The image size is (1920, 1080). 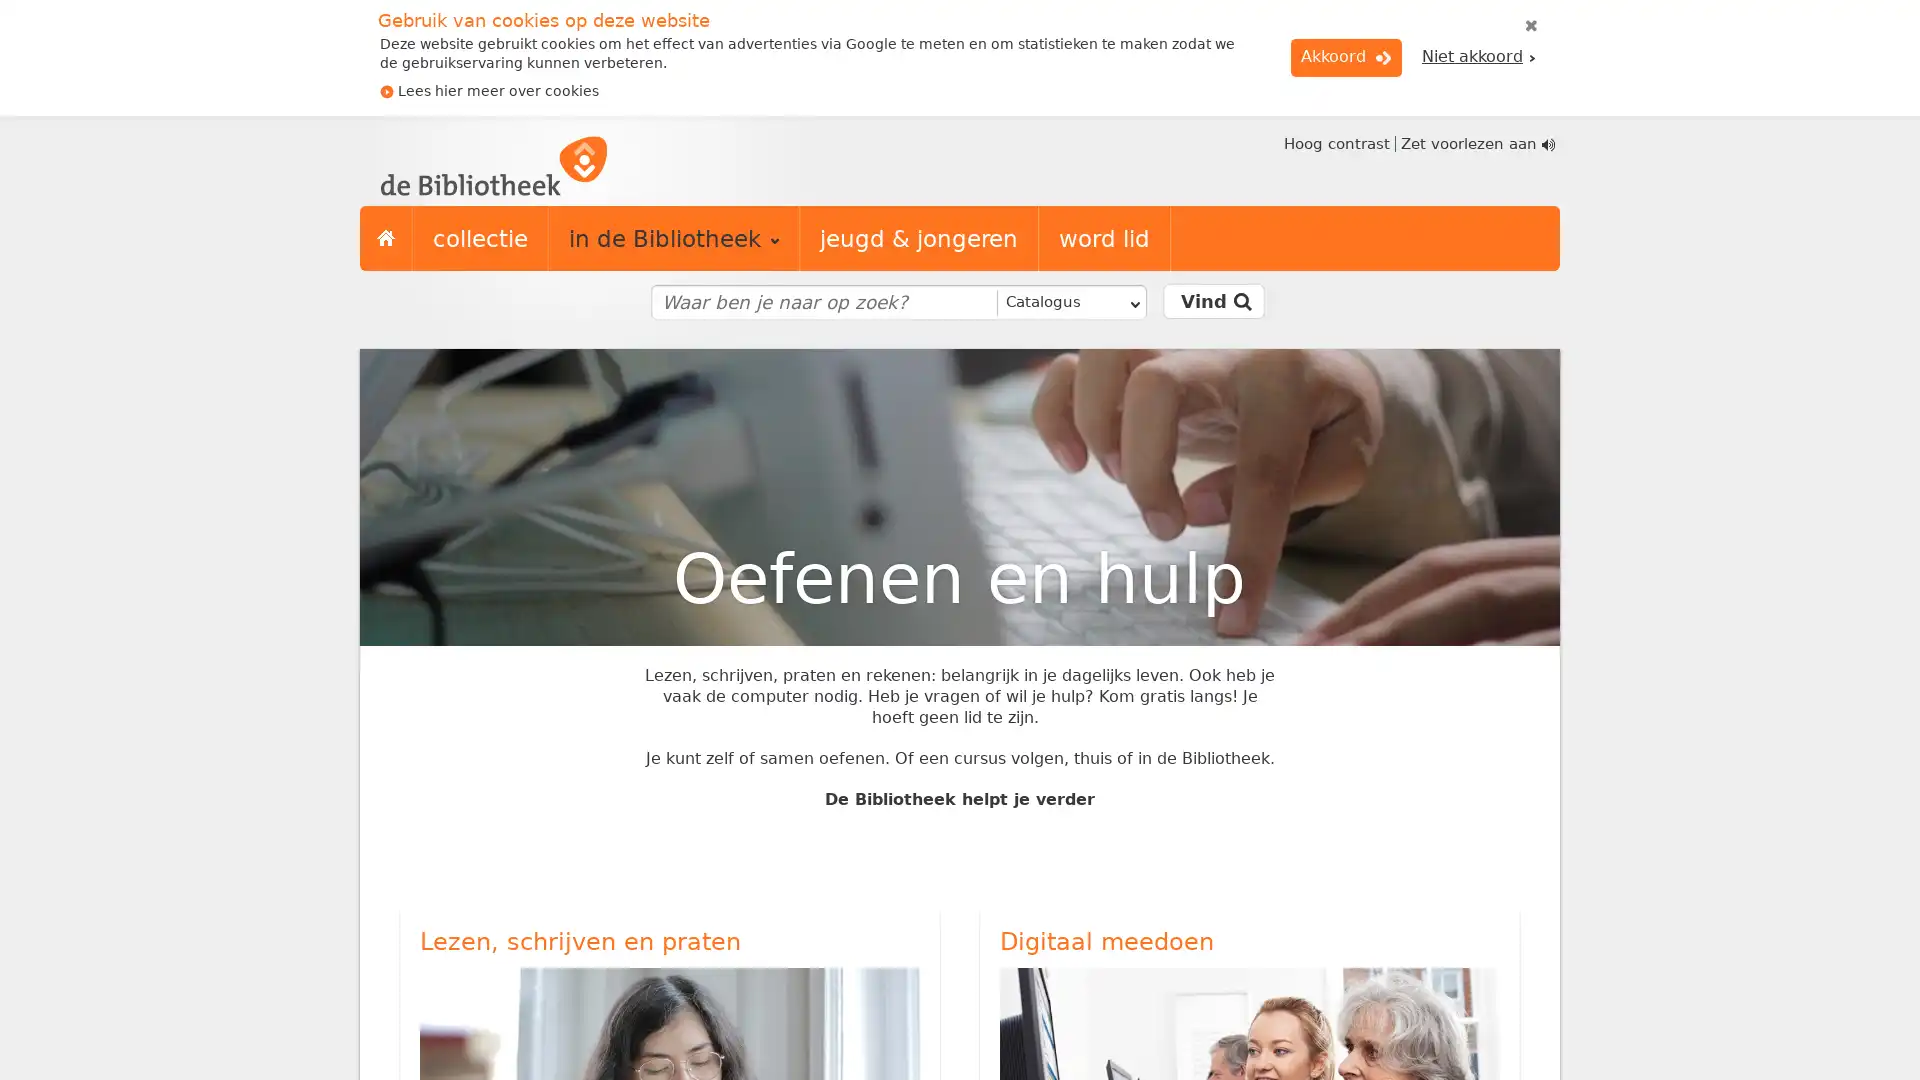 I want to click on Akkoord, so click(x=1346, y=56).